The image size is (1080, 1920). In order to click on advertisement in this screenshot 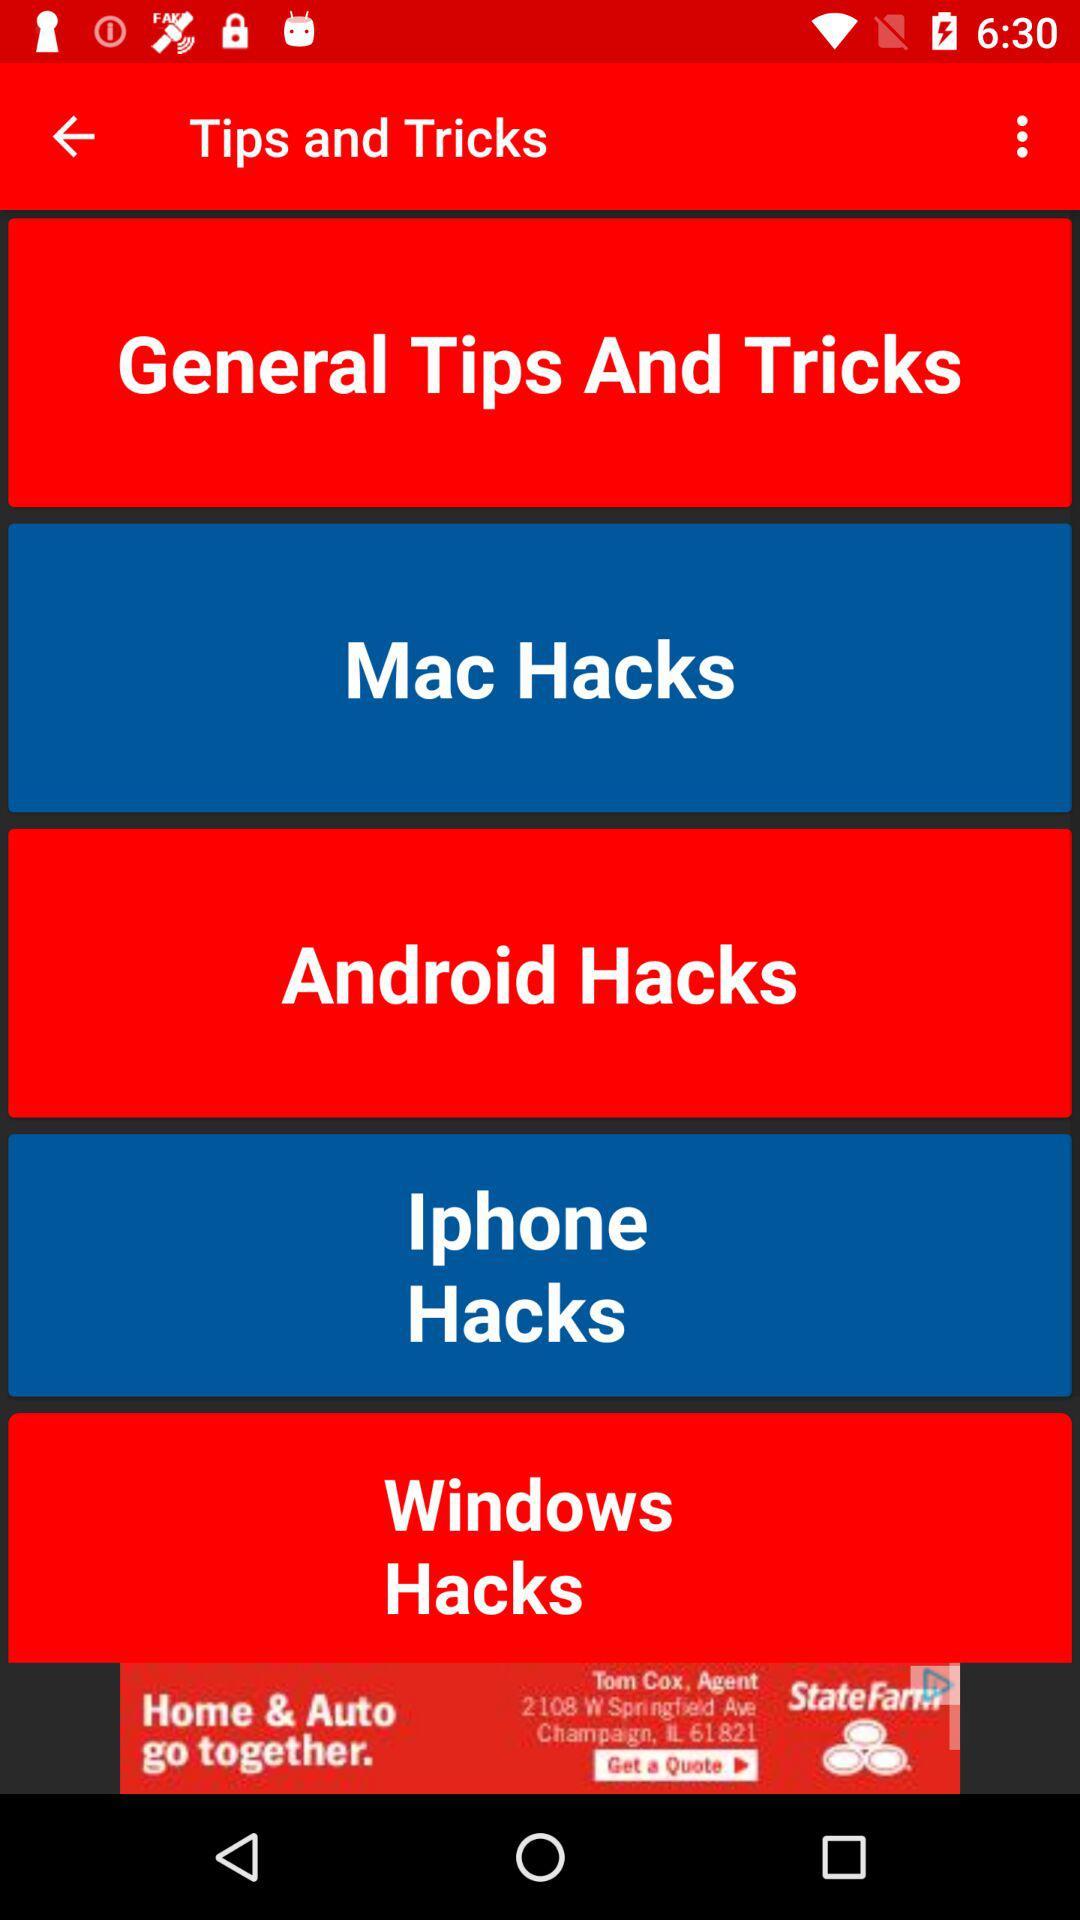, I will do `click(540, 1727)`.